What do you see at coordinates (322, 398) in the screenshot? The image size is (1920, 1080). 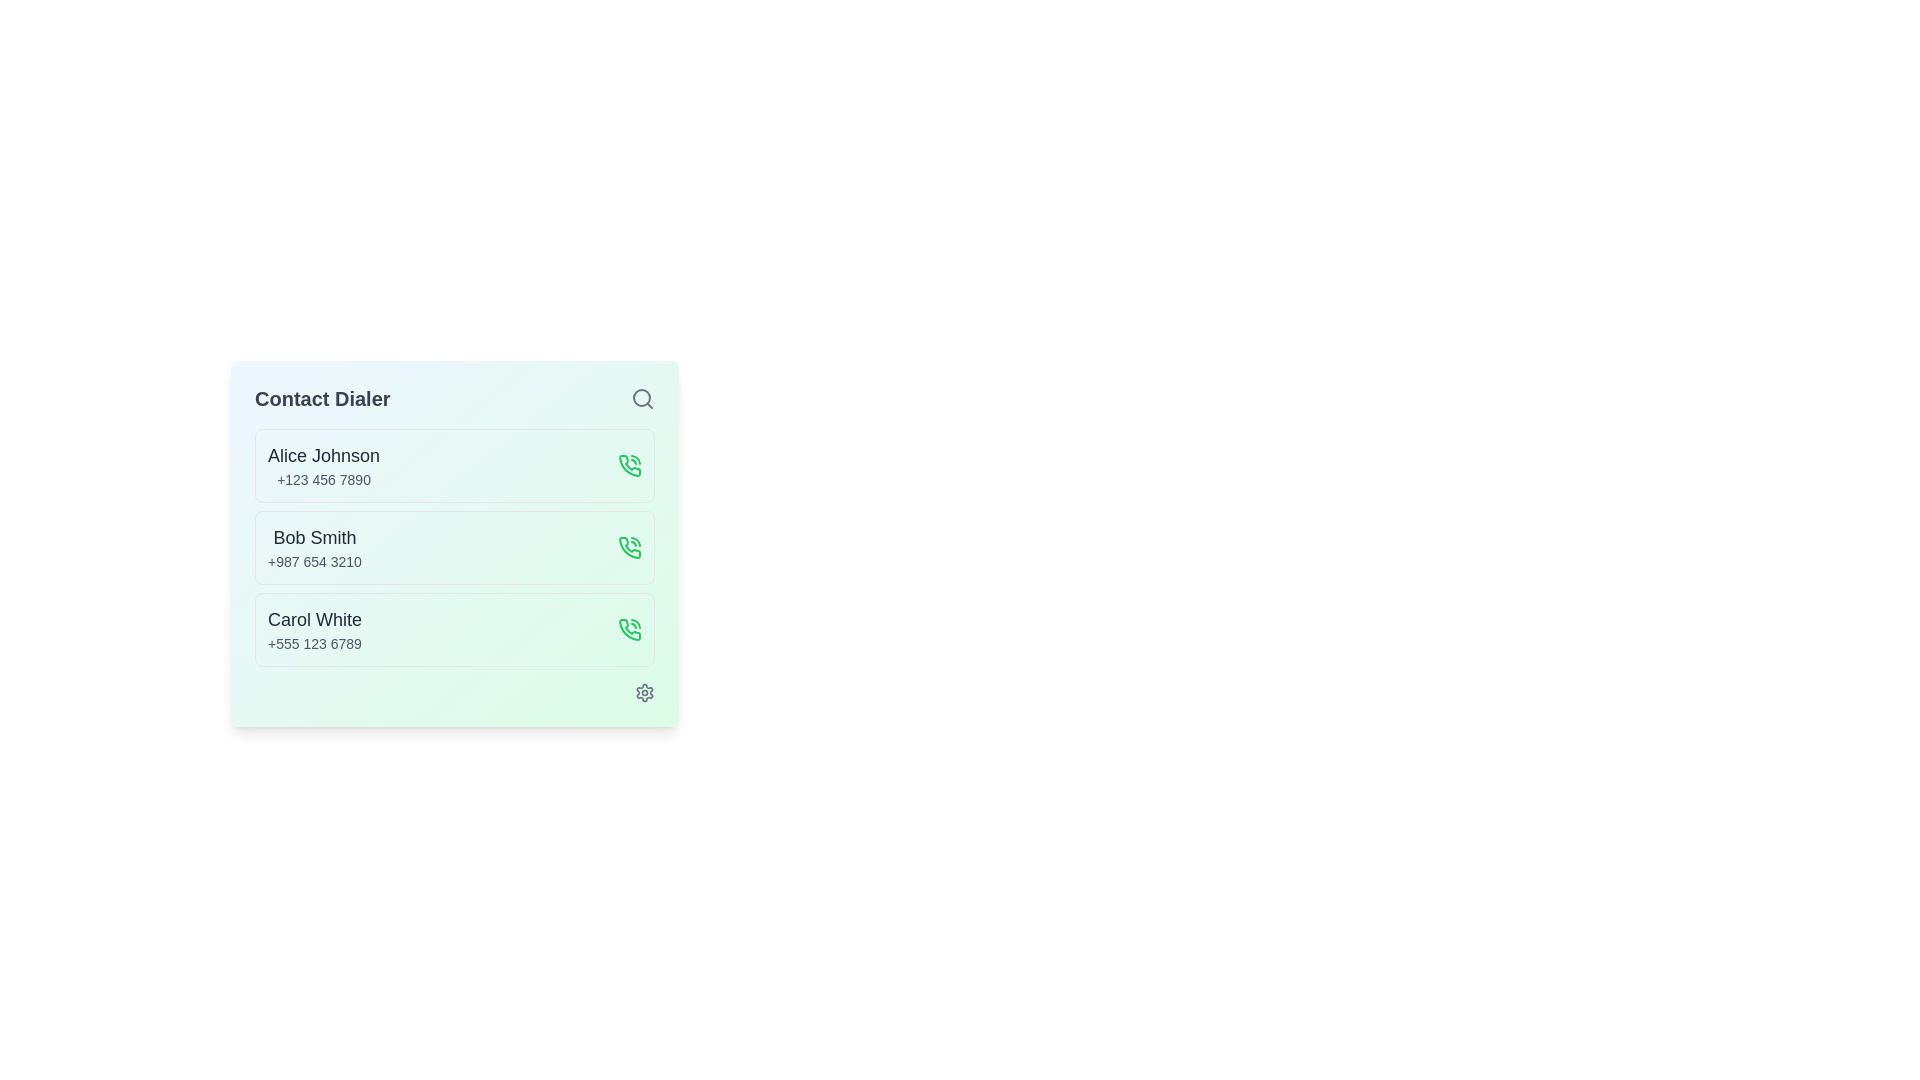 I see `the static text label located at the top left of the interface, which serves as a title or label for the displayed content` at bounding box center [322, 398].